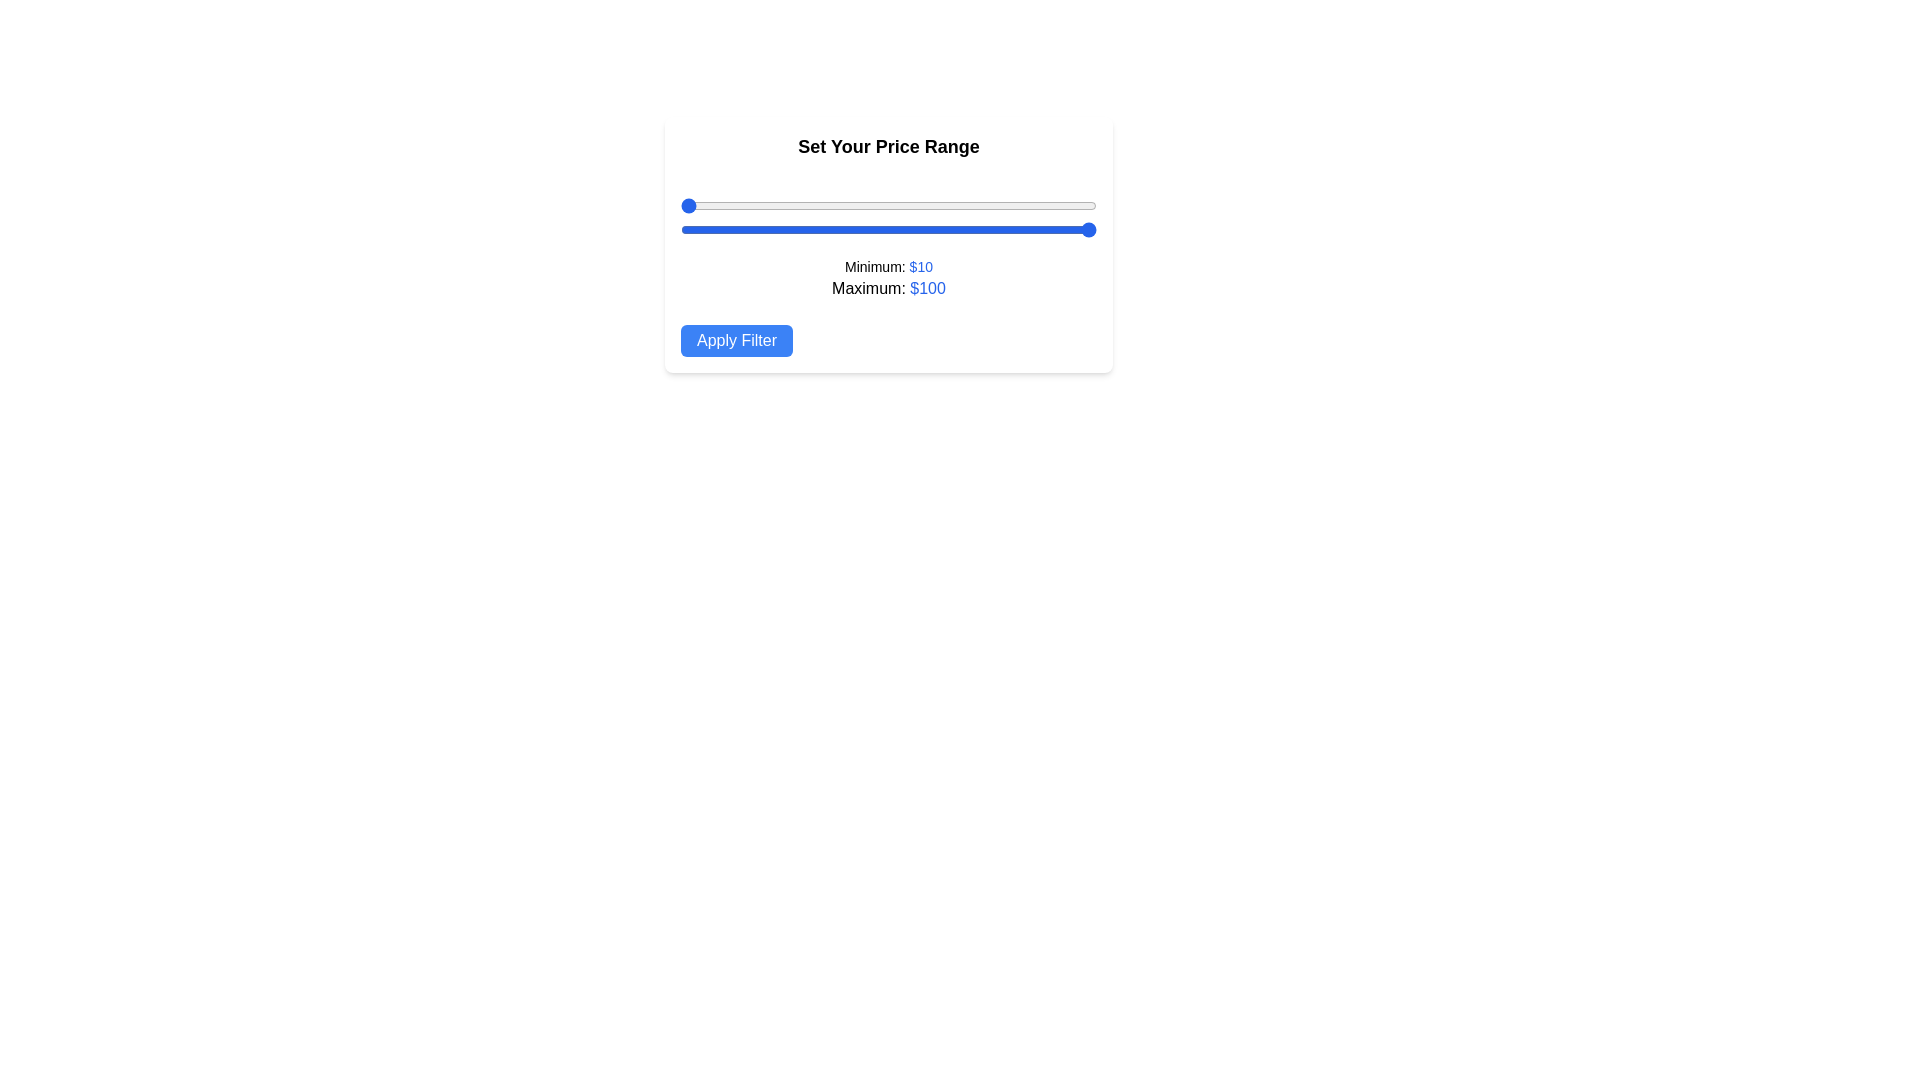 This screenshot has height=1080, width=1920. I want to click on the text element that represents the minimum value for a price range, located to the right of the label 'Minimum:' and displaying 'Minimum: $10', so click(920, 265).